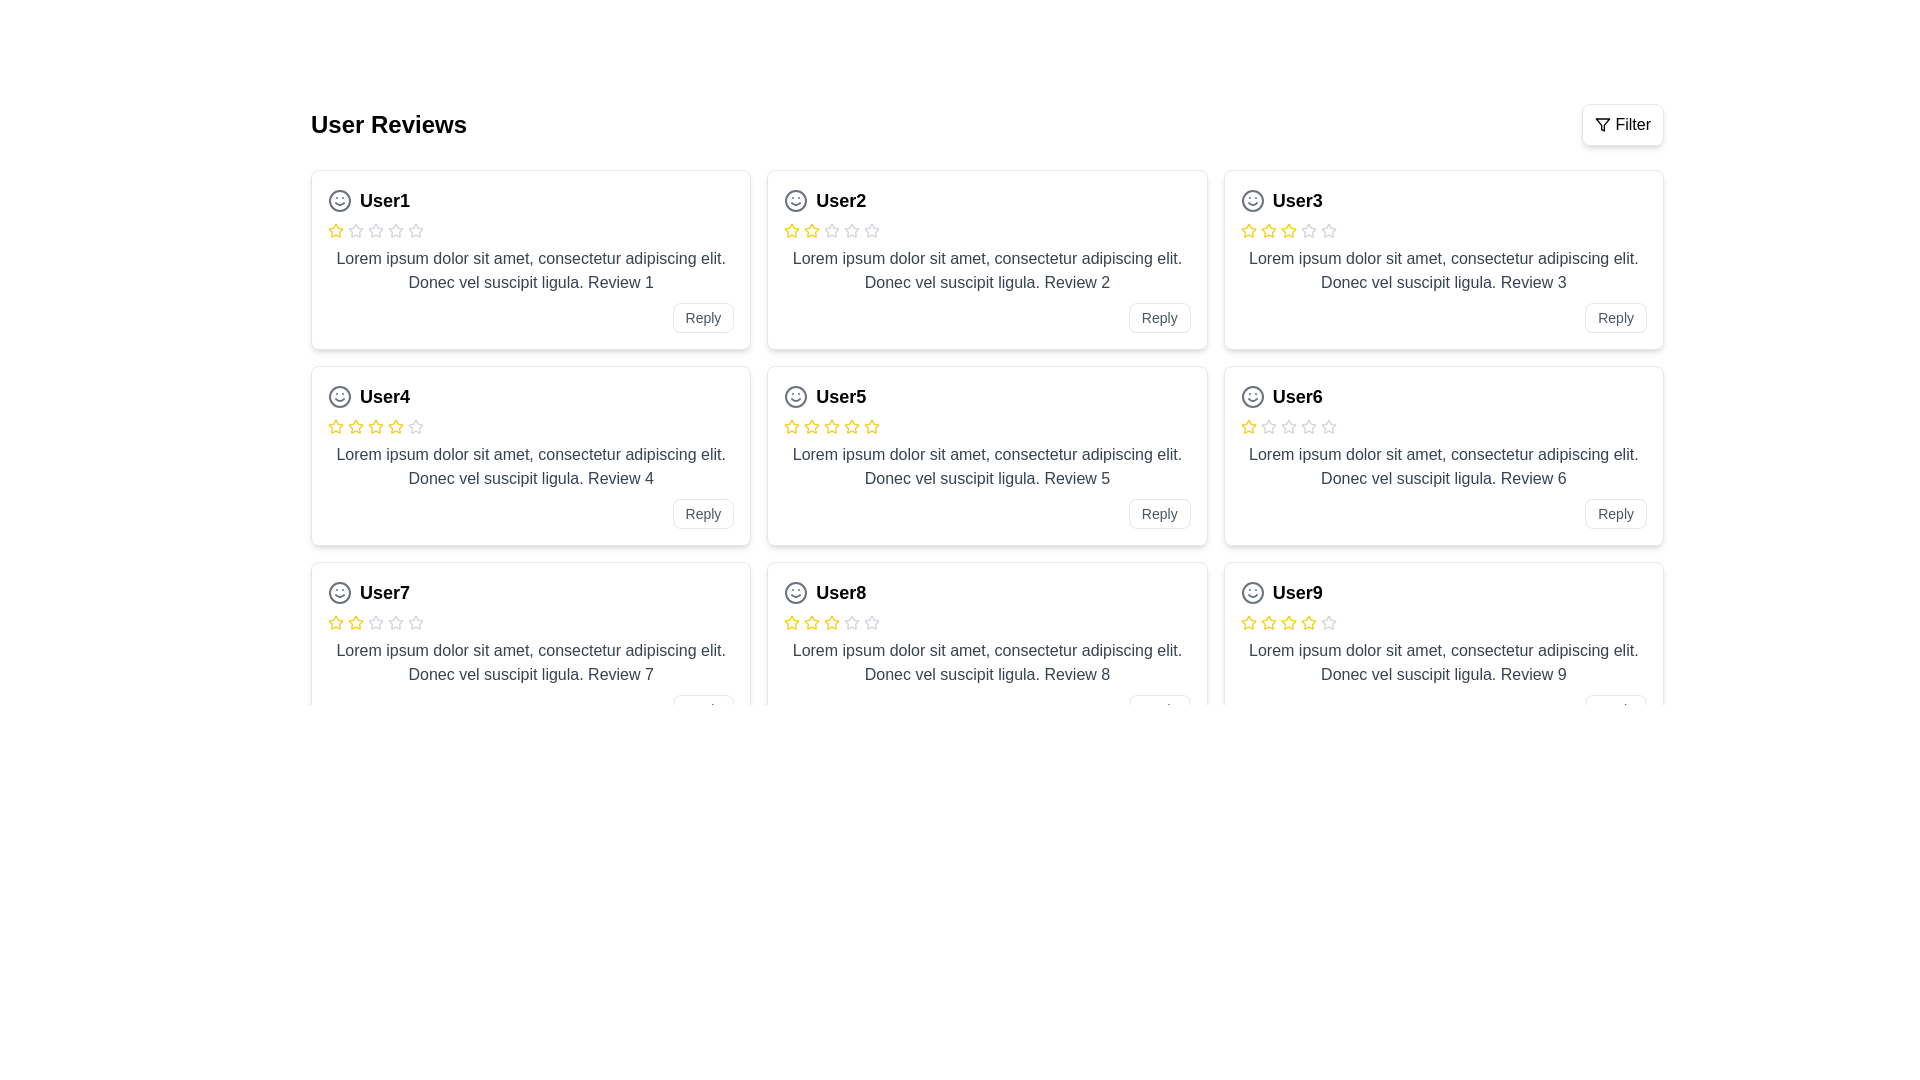 The width and height of the screenshot is (1920, 1080). Describe the element at coordinates (1616, 316) in the screenshot. I see `the reply button located at the bottom-right corner of the third review card for 'User3' to change its background` at that location.